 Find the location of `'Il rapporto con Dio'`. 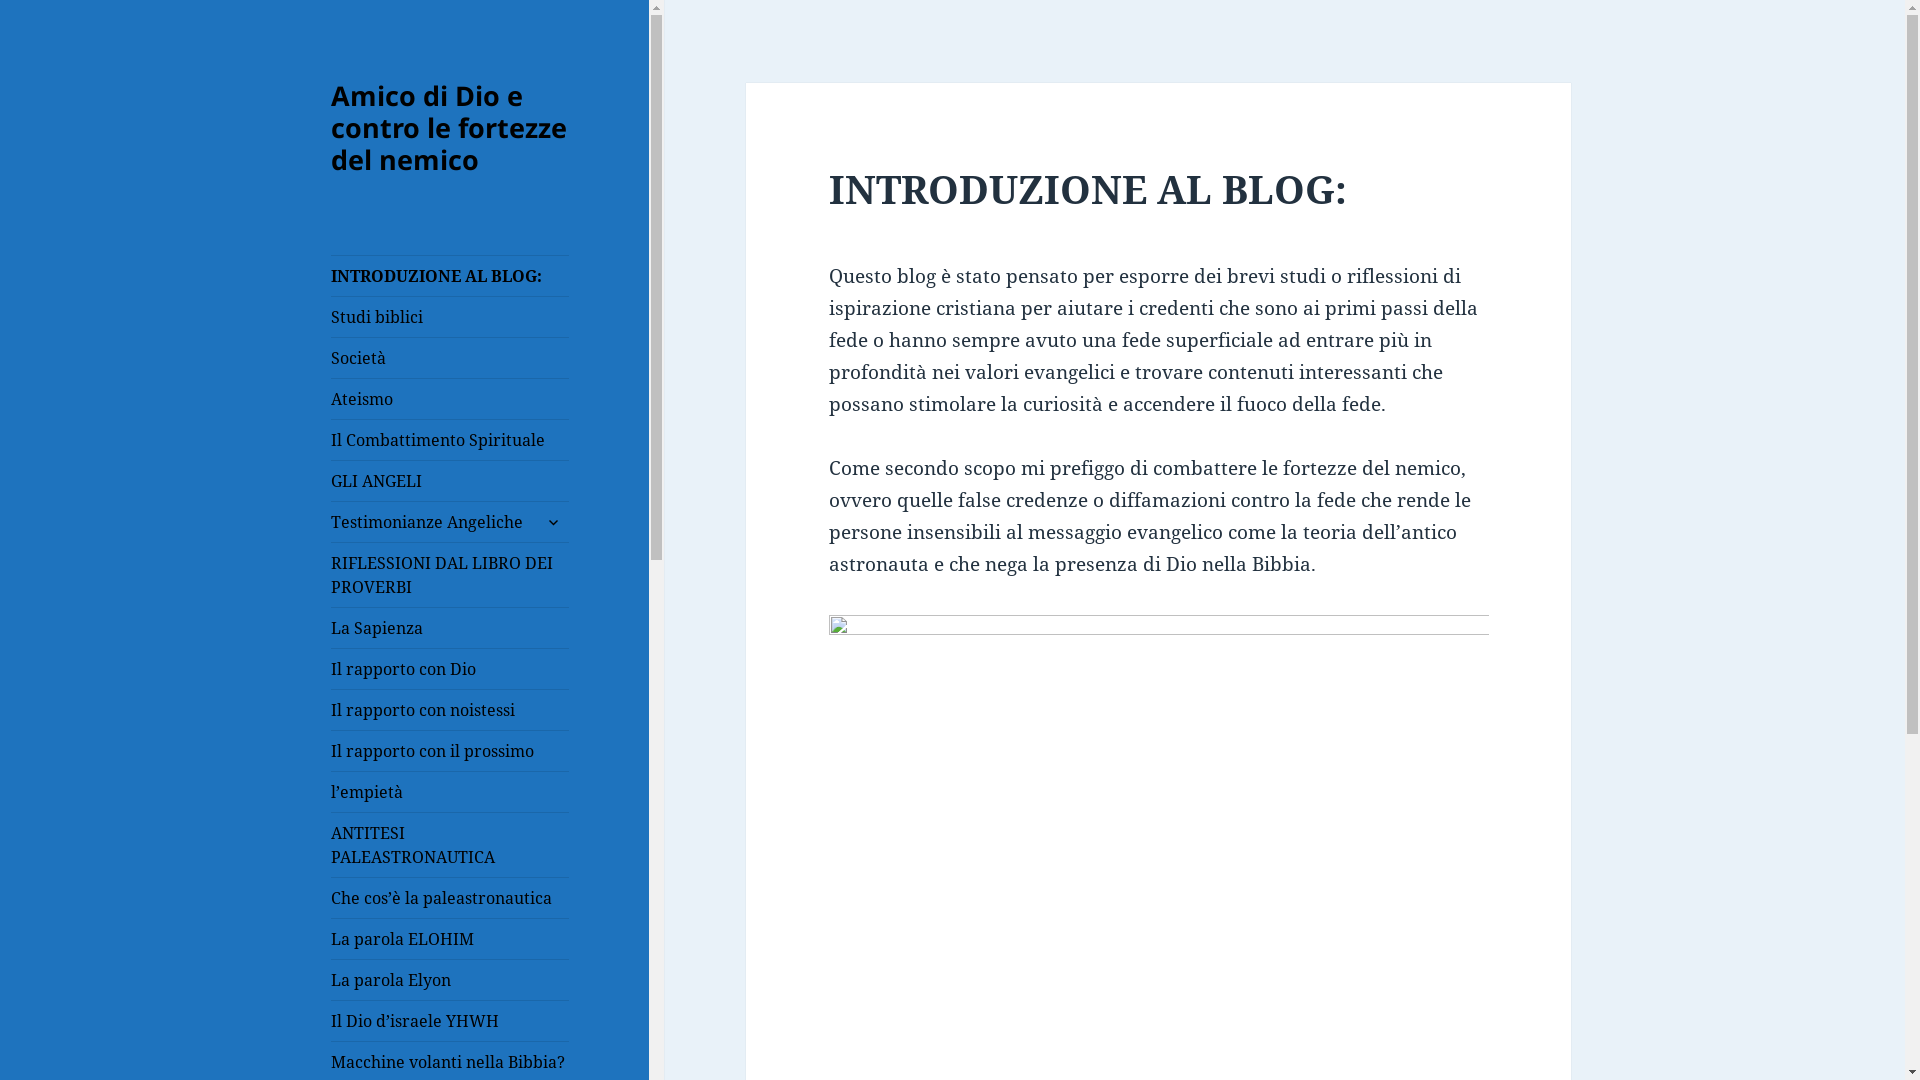

'Il rapporto con Dio' is located at coordinates (449, 668).